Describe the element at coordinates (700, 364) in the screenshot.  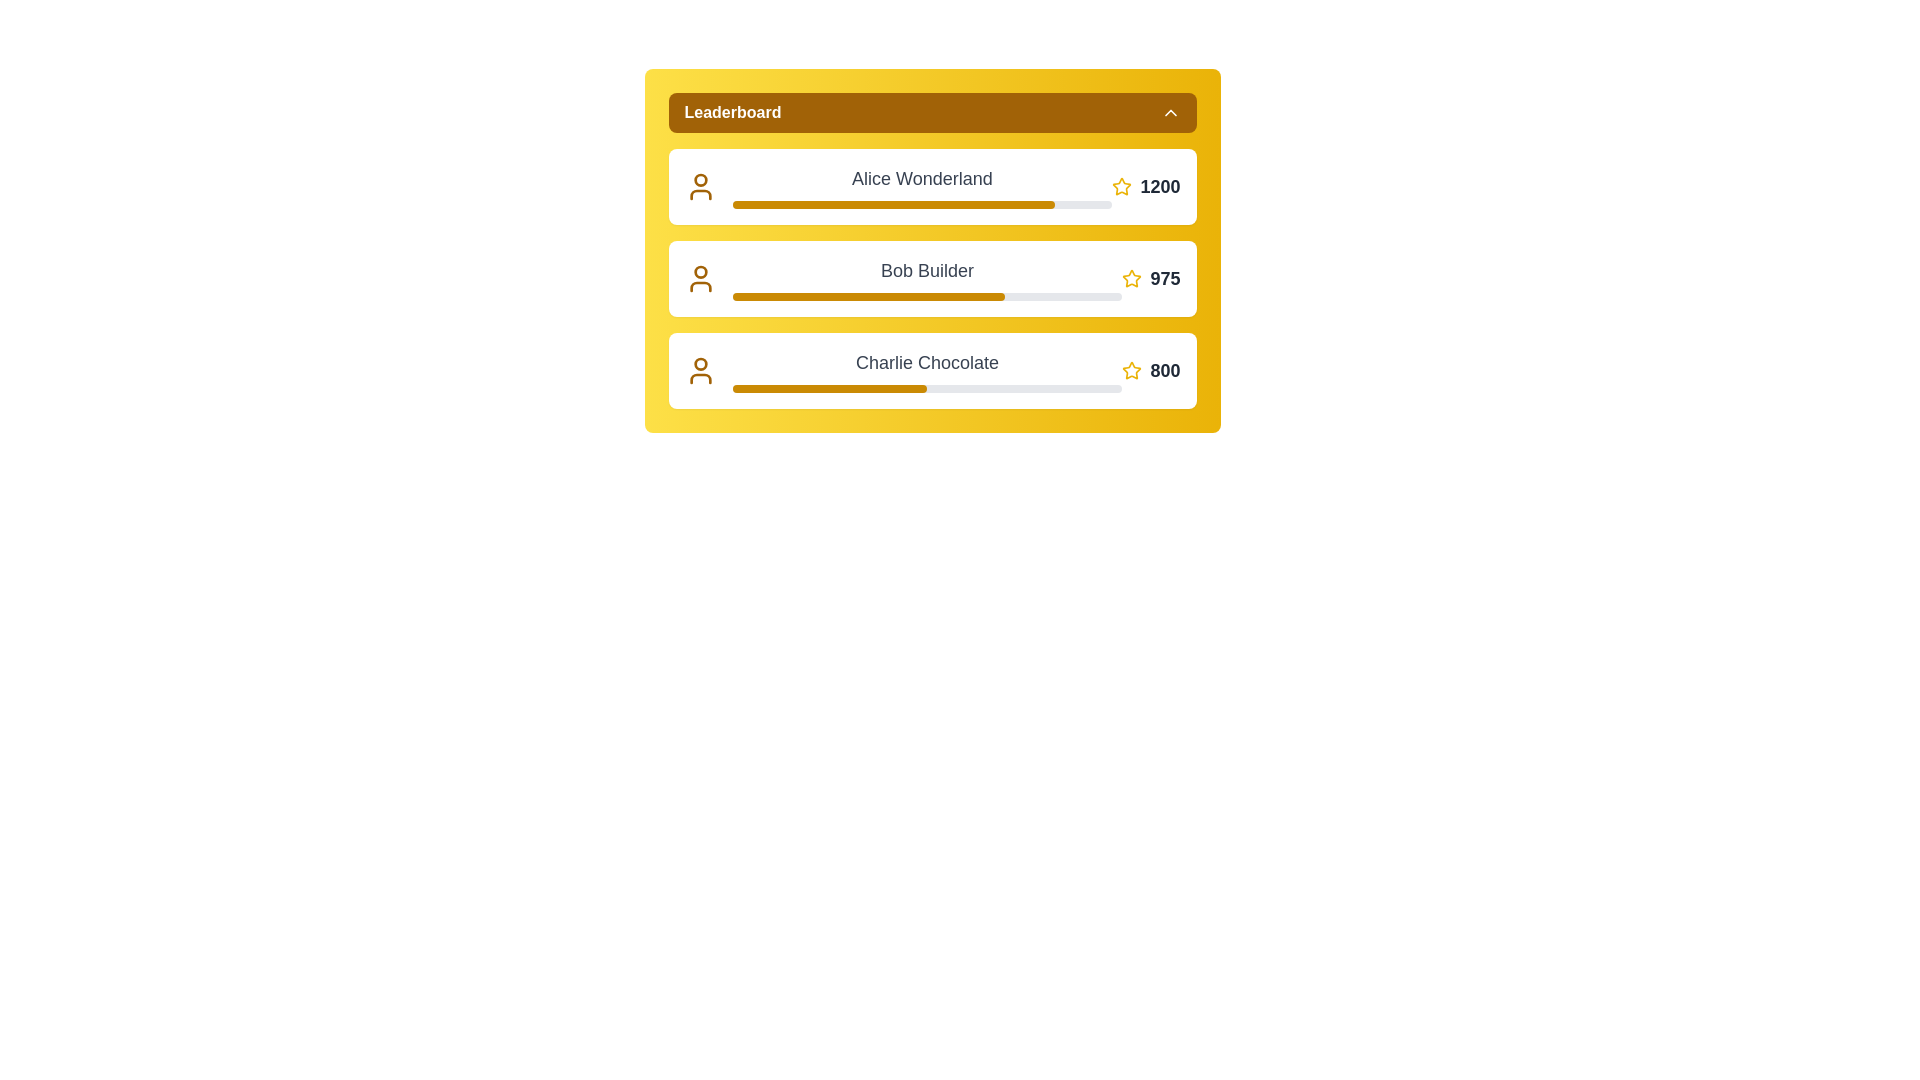
I see `the central circular icon of the user avatar graphic for the third item in the leaderboard, located to the left of the name 'Charlie Chocolate'` at that location.